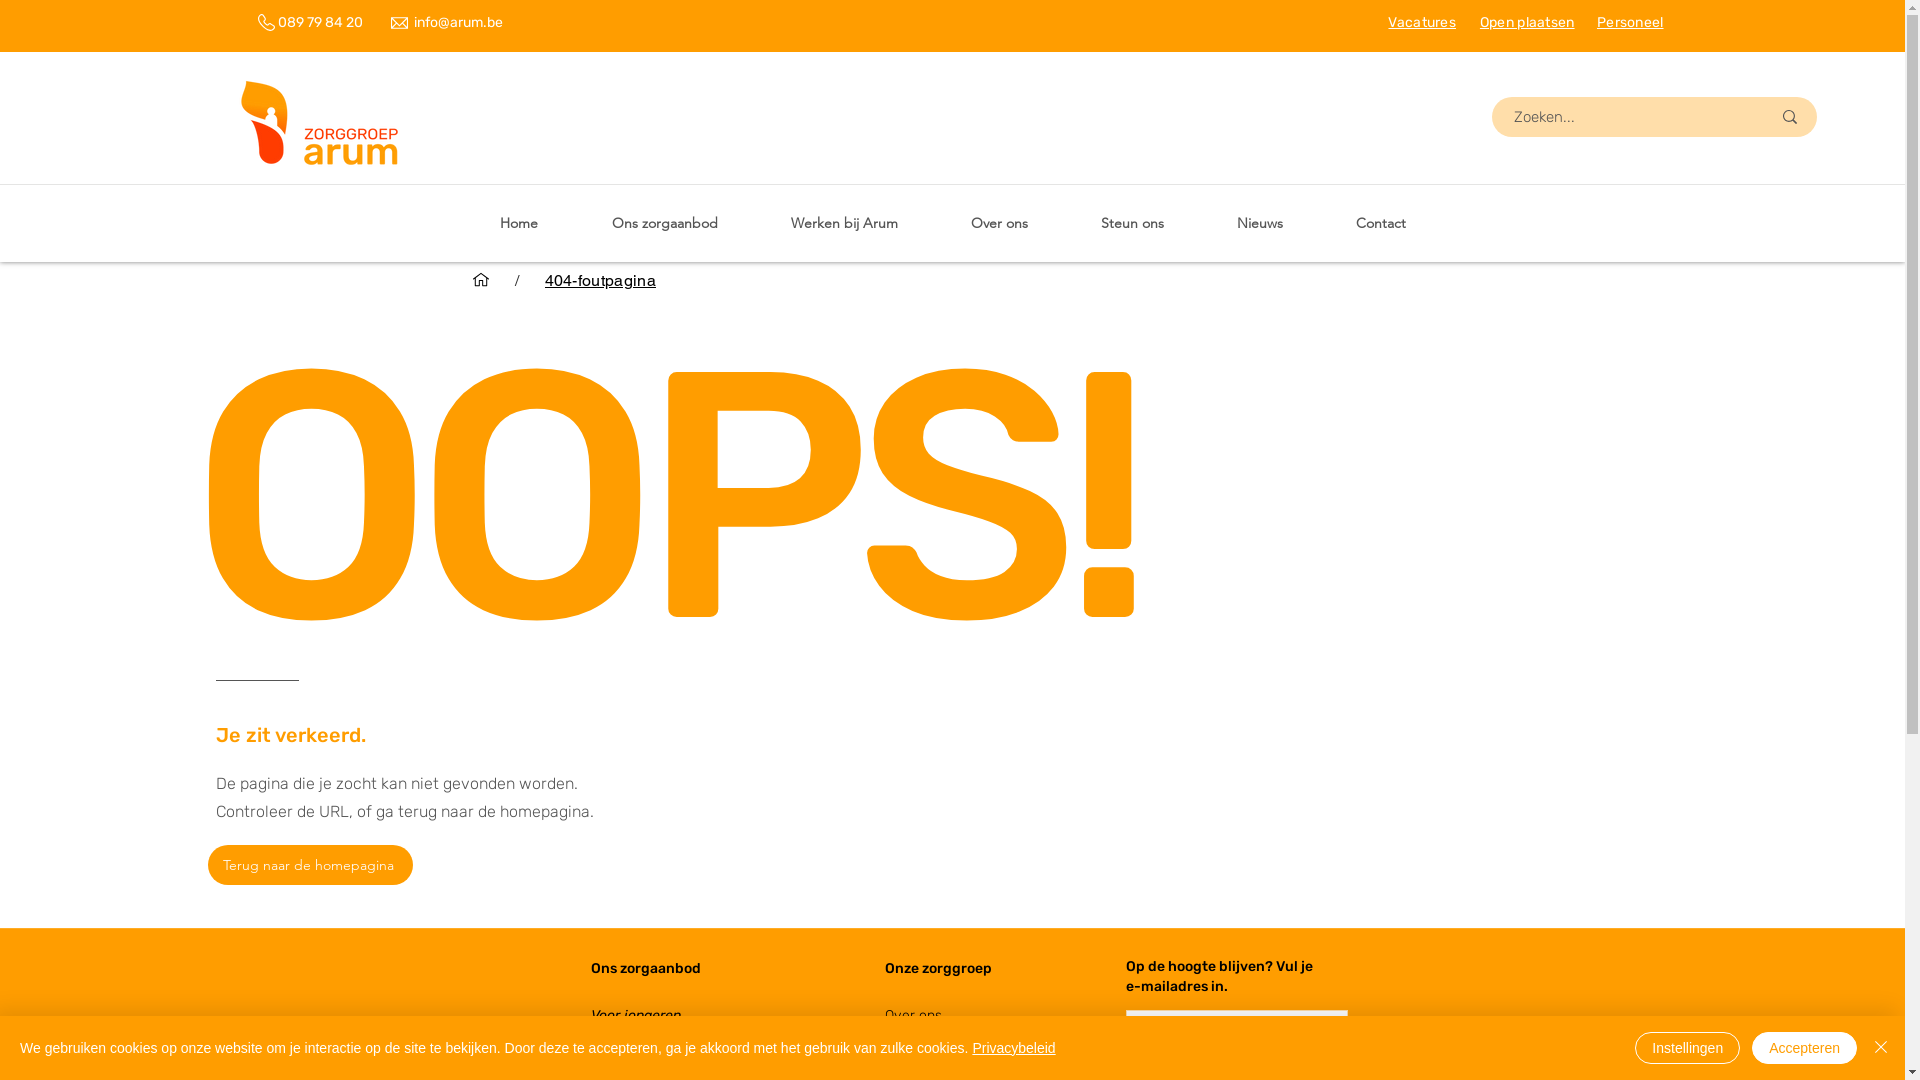  Describe the element at coordinates (1258, 223) in the screenshot. I see `'Nieuws'` at that location.